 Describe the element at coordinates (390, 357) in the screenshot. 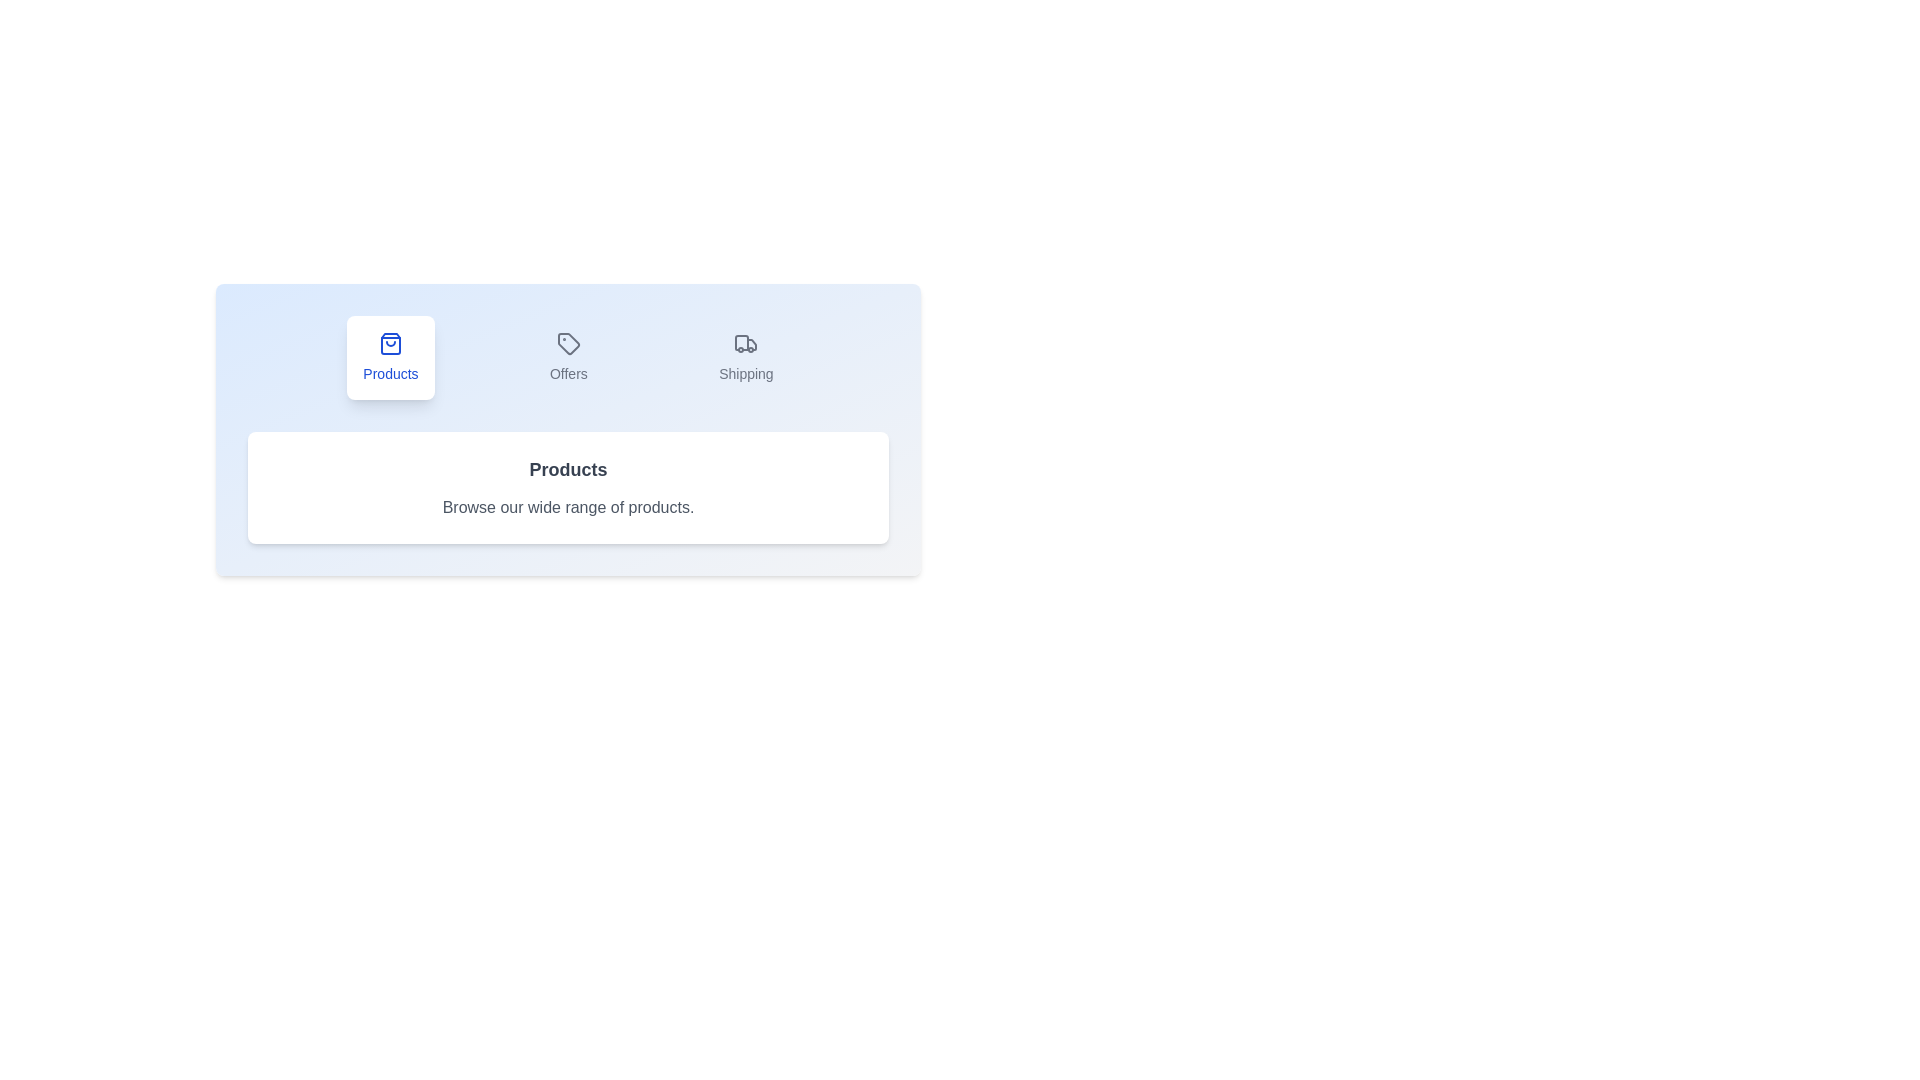

I see `the Products tab` at that location.